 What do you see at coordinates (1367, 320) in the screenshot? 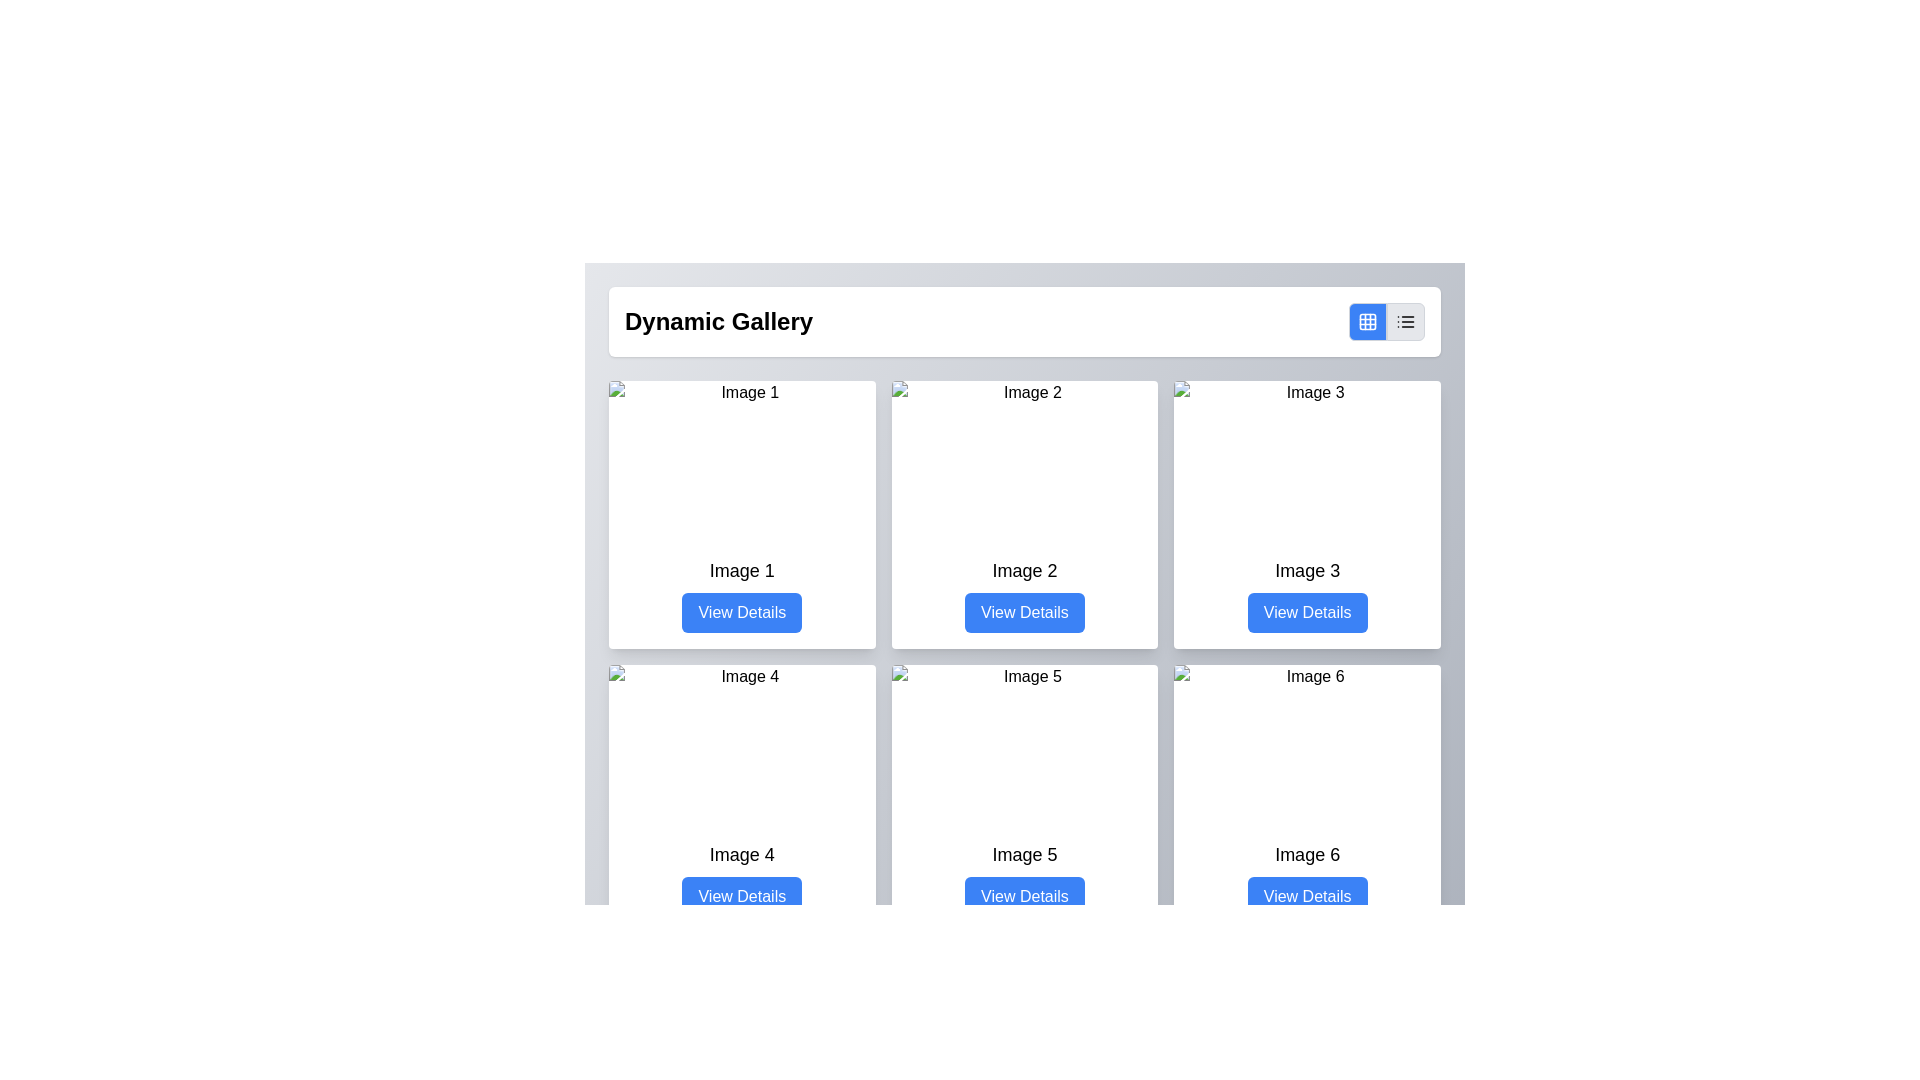
I see `the toggle button in the top-right corner of the interface to change the gallery layout to a grid view` at bounding box center [1367, 320].